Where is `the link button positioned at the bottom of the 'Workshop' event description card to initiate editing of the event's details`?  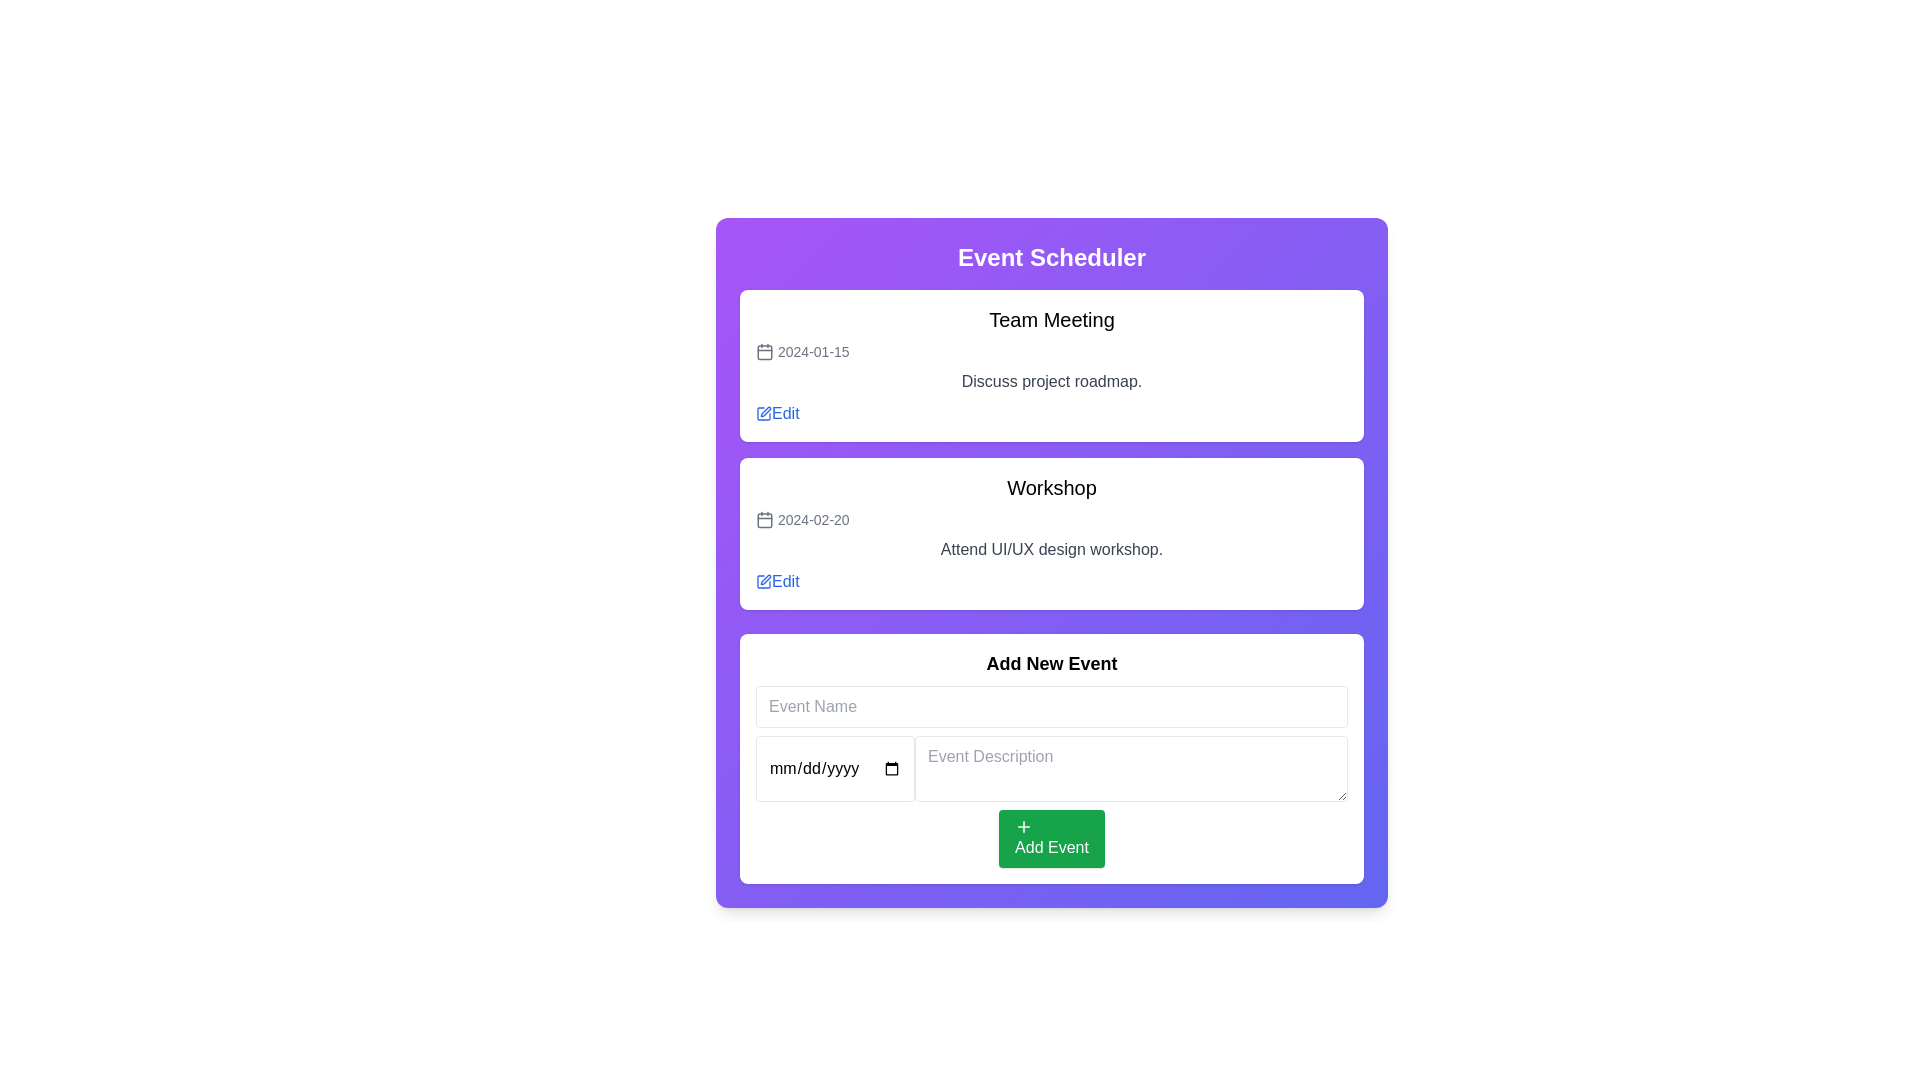 the link button positioned at the bottom of the 'Workshop' event description card to initiate editing of the event's details is located at coordinates (776, 582).